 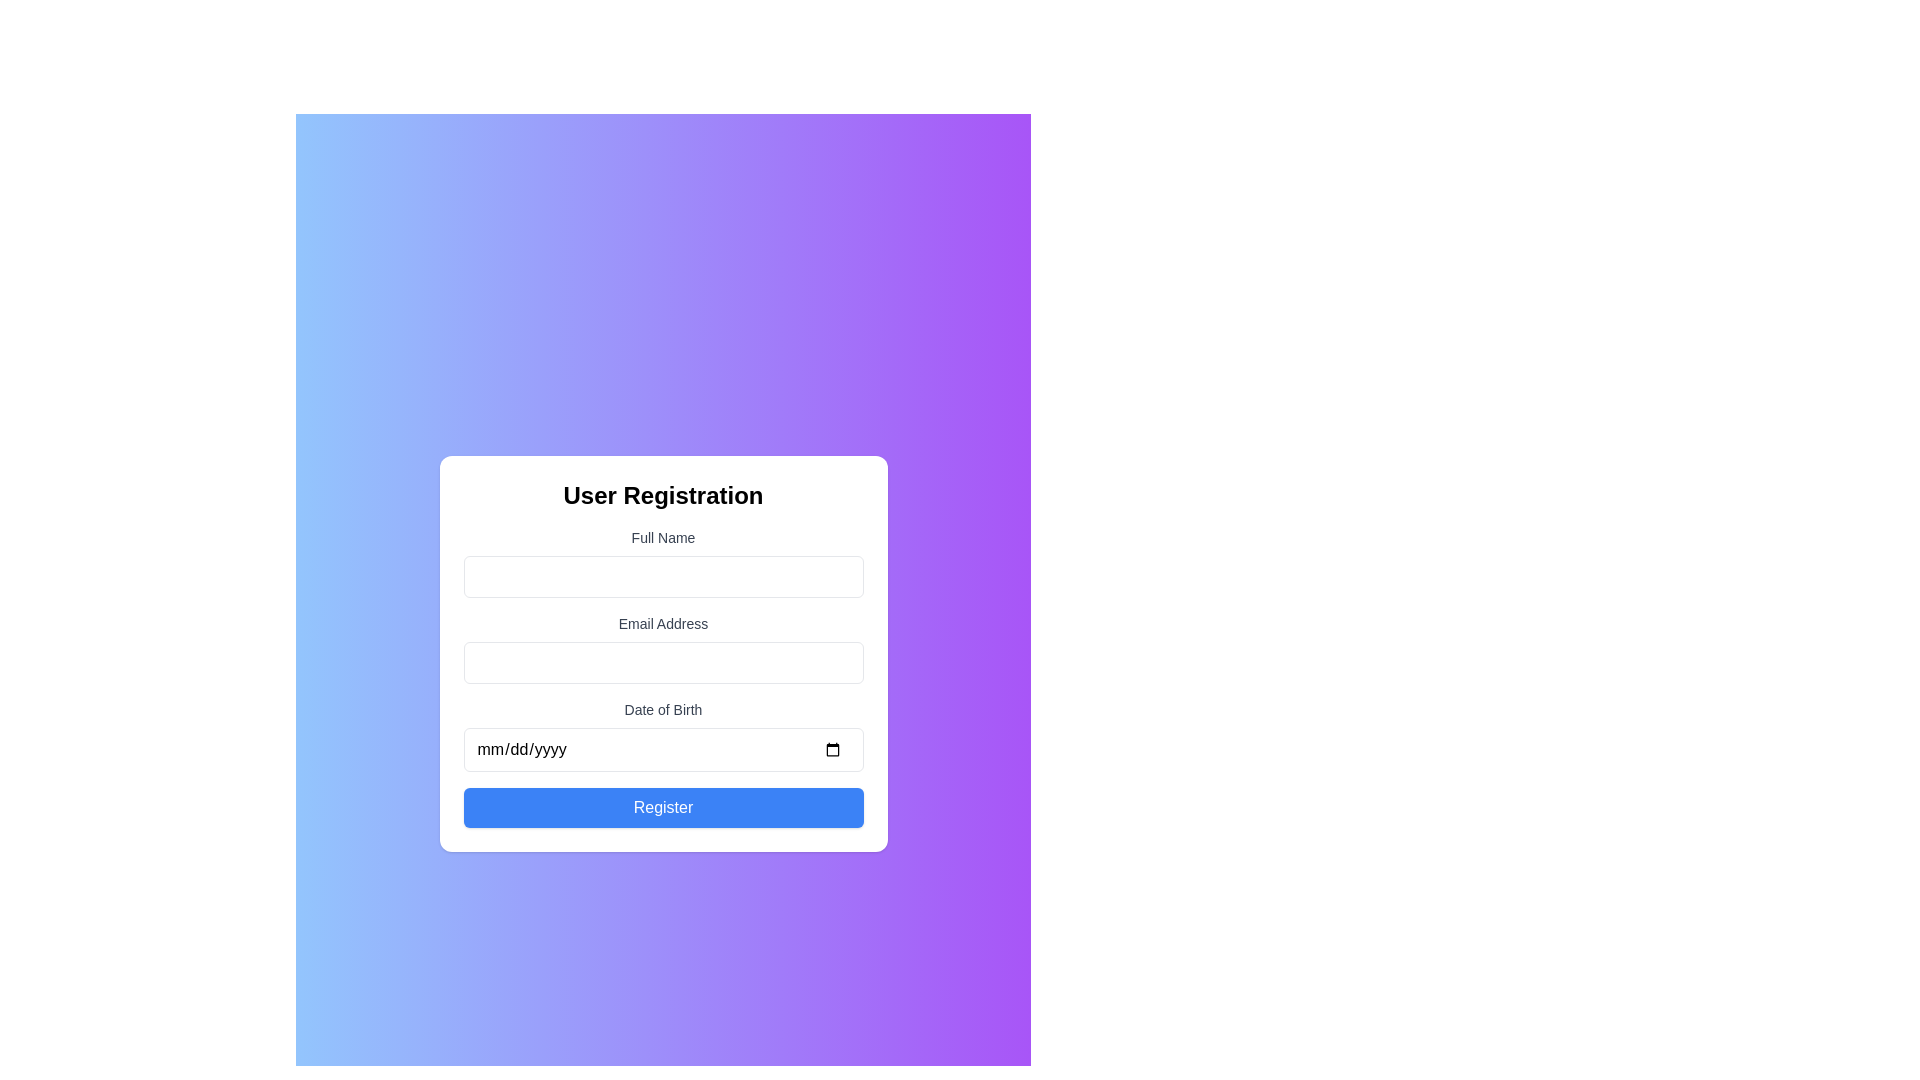 I want to click on the blue 'Register' button with rounded corners located at the bottom of the 'User Registration' form, so click(x=663, y=806).